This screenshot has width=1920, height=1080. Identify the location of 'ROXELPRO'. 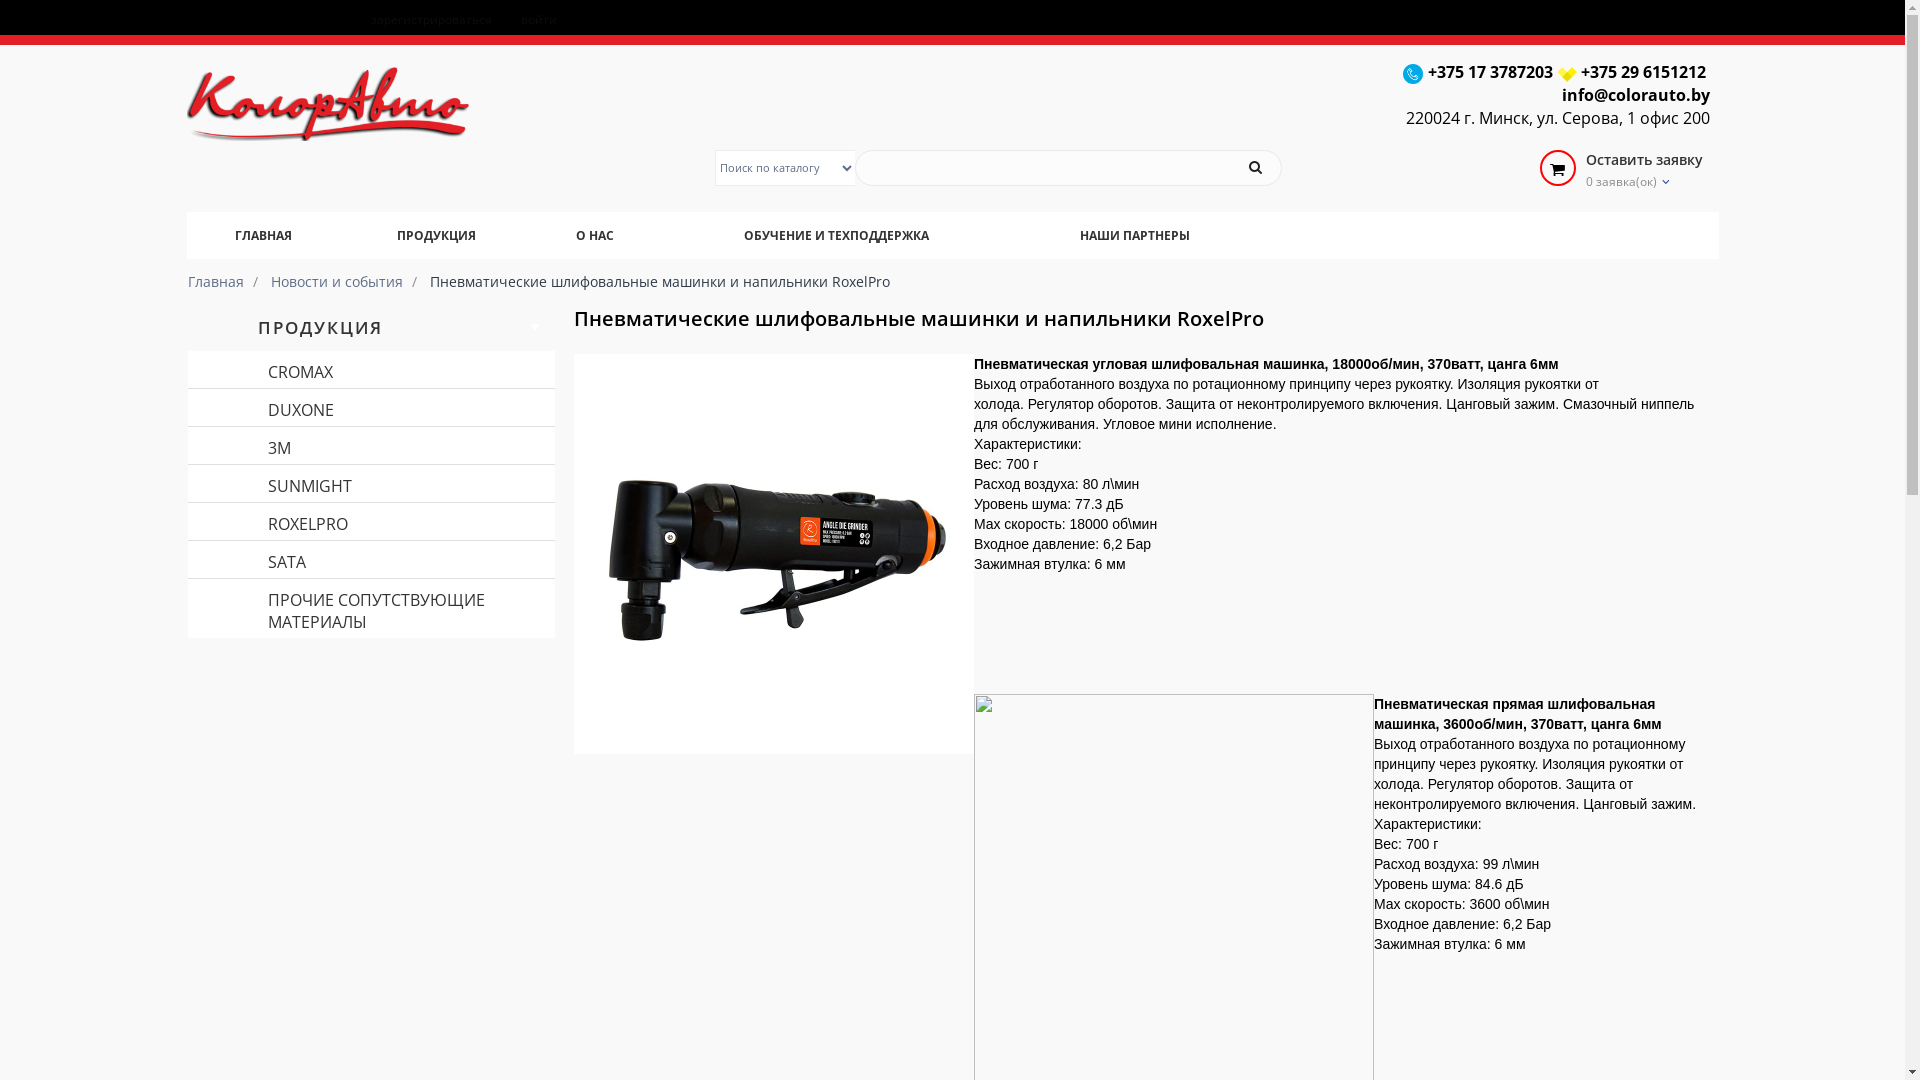
(187, 520).